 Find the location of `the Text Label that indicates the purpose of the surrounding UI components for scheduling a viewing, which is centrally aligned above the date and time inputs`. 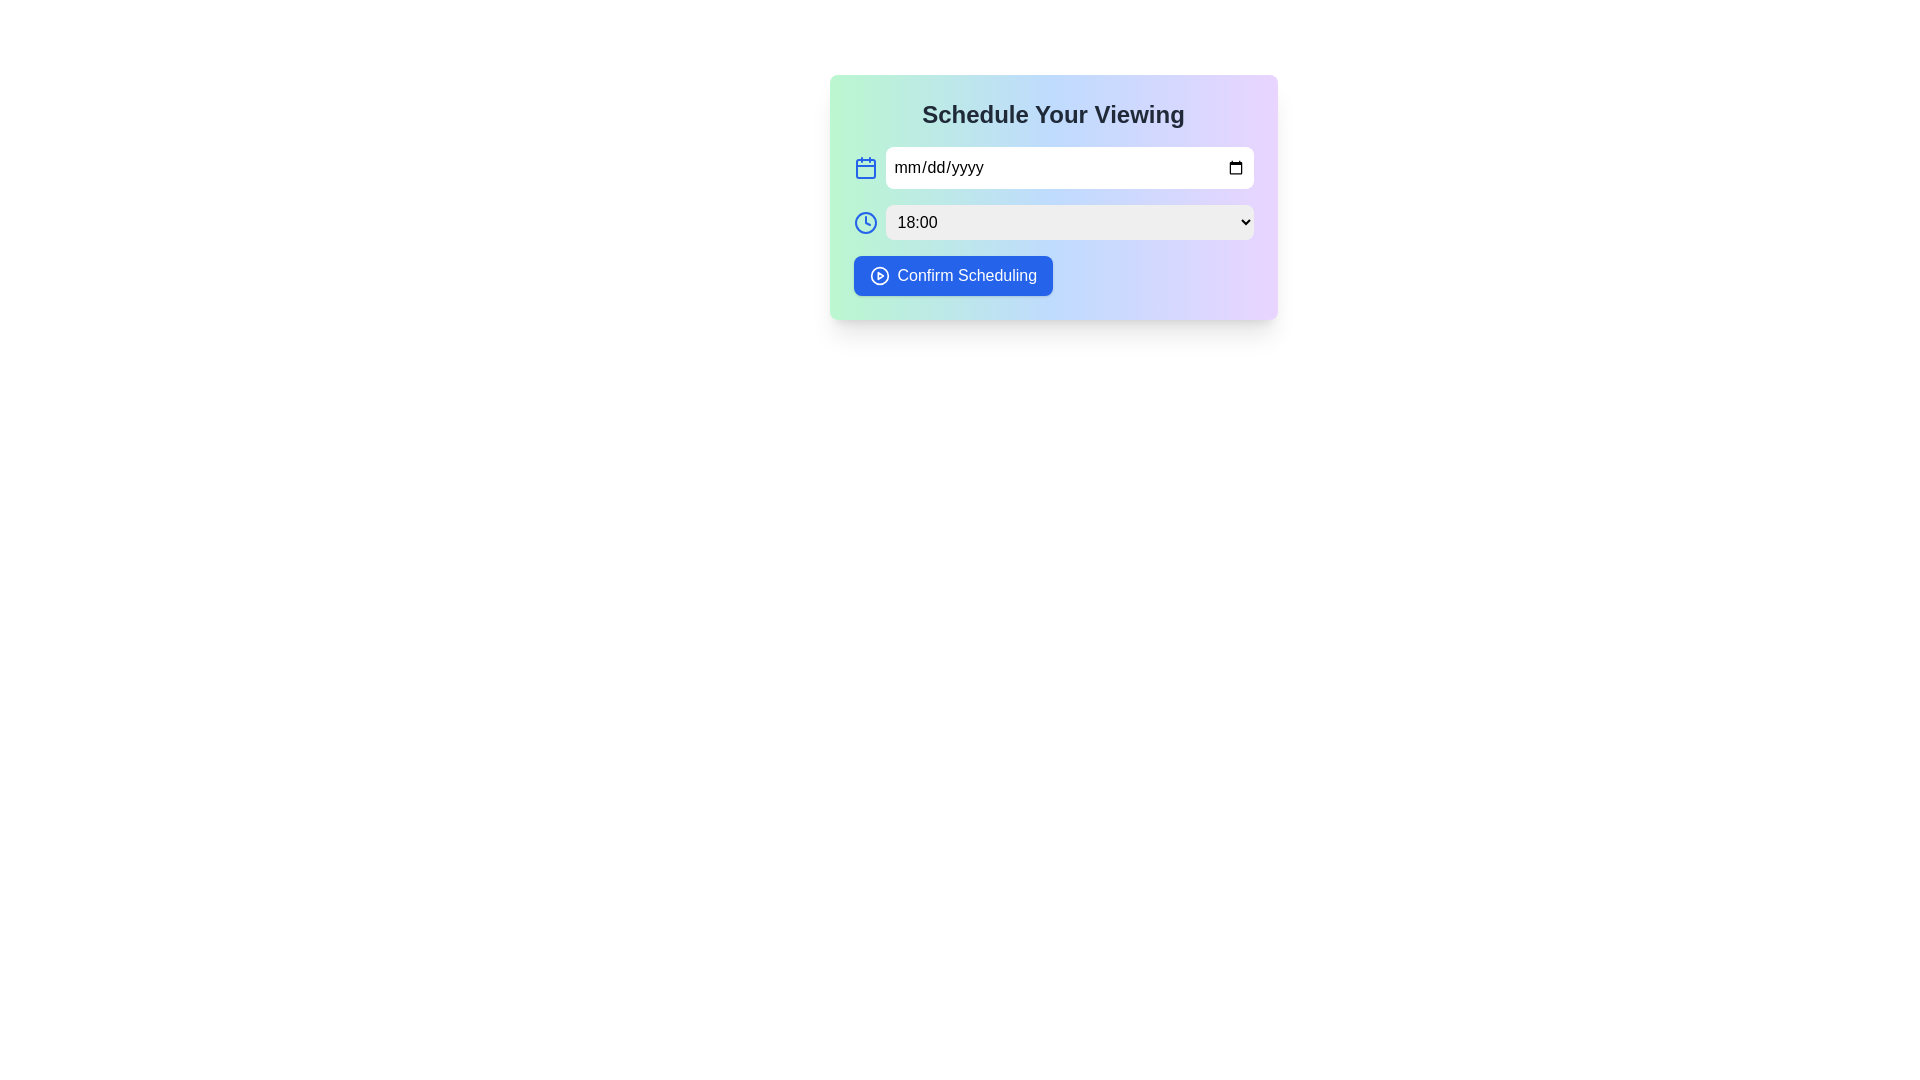

the Text Label that indicates the purpose of the surrounding UI components for scheduling a viewing, which is centrally aligned above the date and time inputs is located at coordinates (1052, 115).